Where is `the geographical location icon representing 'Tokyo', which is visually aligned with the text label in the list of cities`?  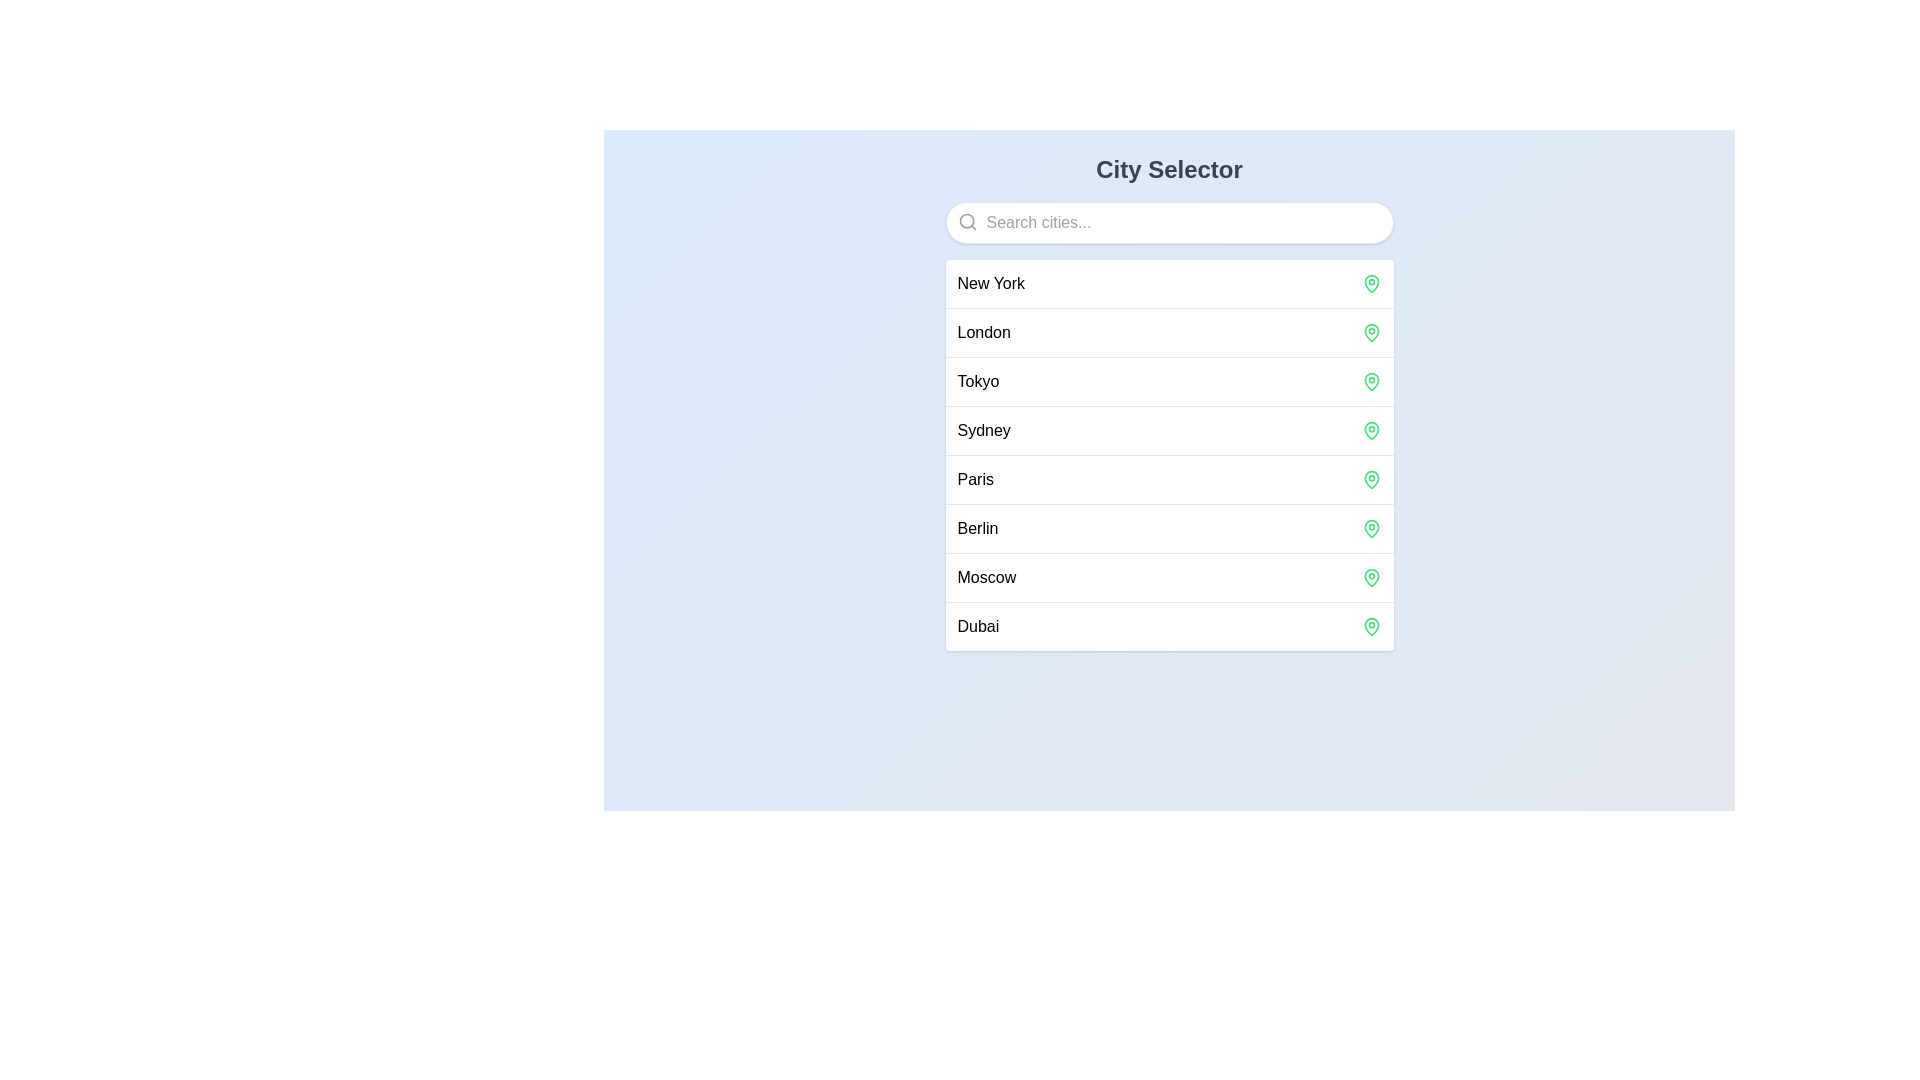 the geographical location icon representing 'Tokyo', which is visually aligned with the text label in the list of cities is located at coordinates (1370, 381).